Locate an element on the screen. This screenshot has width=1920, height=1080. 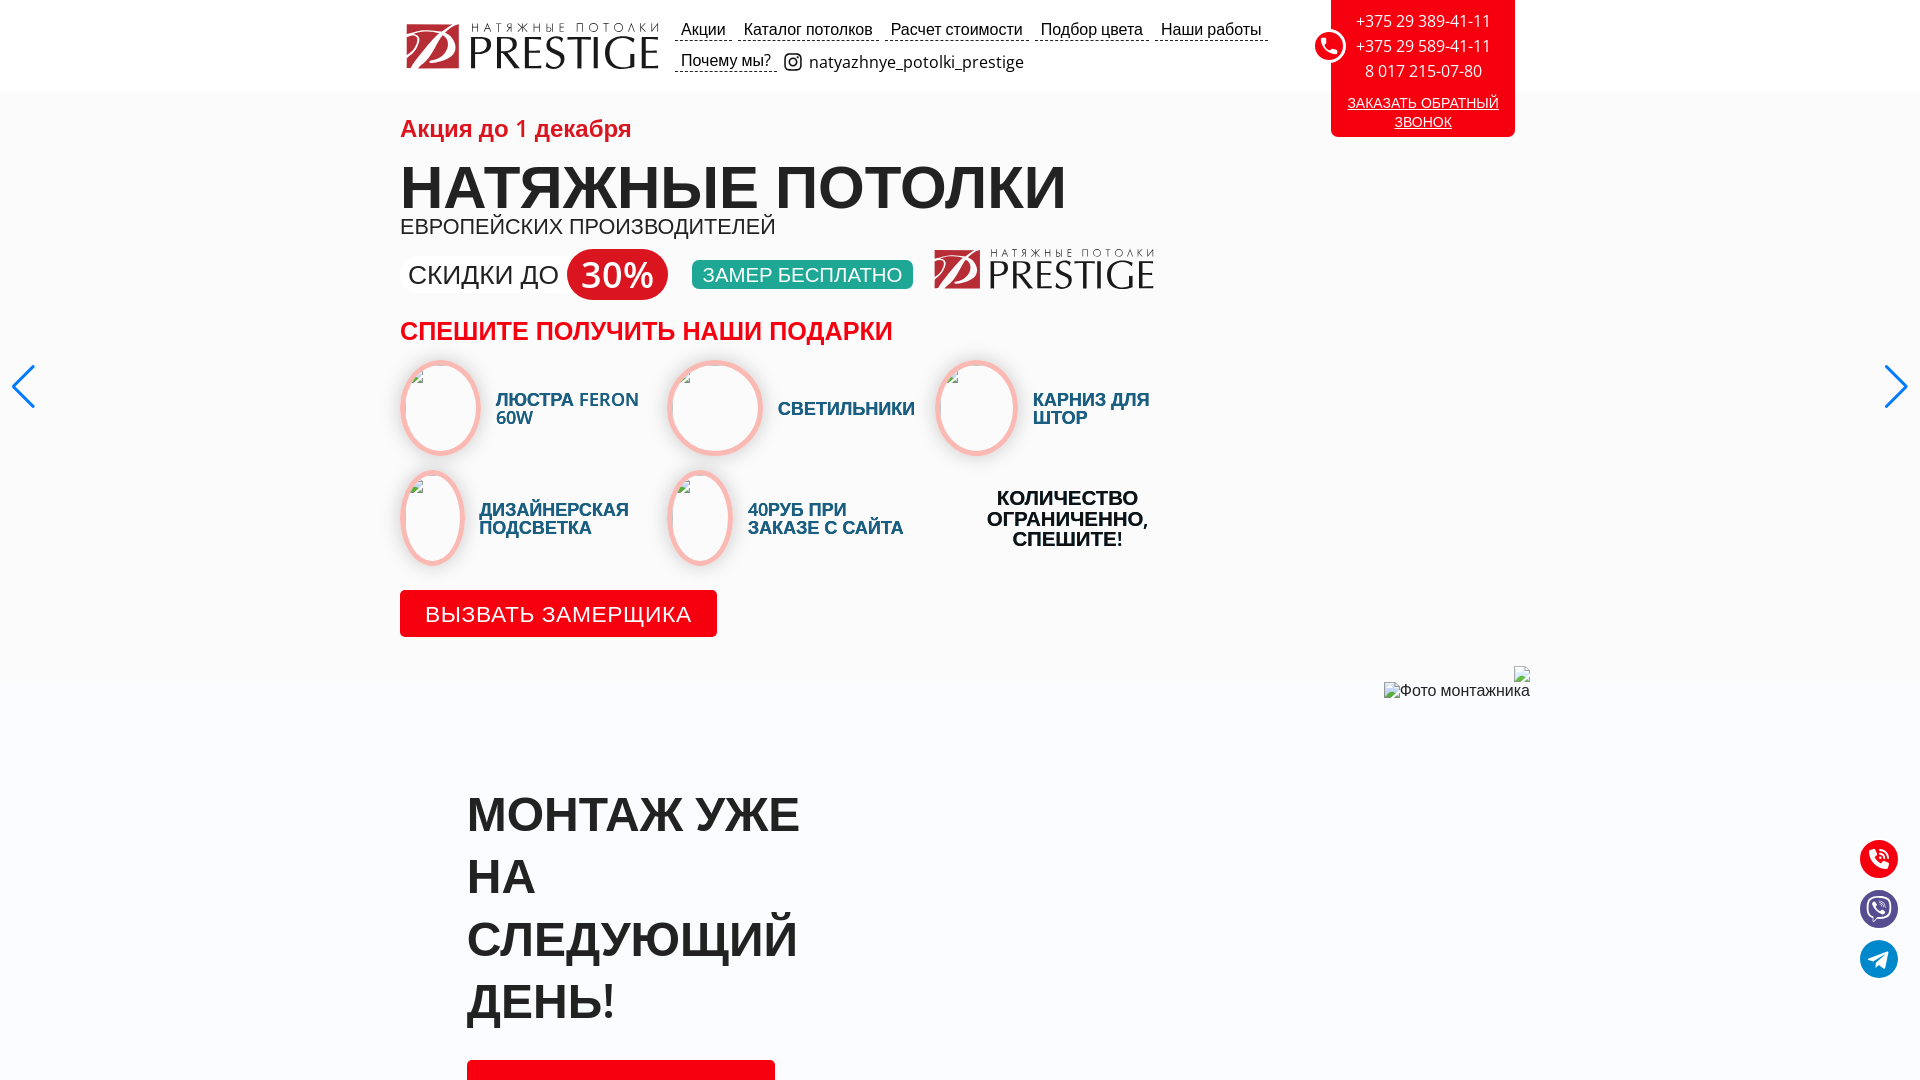
'+375 29 589-41-11' is located at coordinates (1422, 45).